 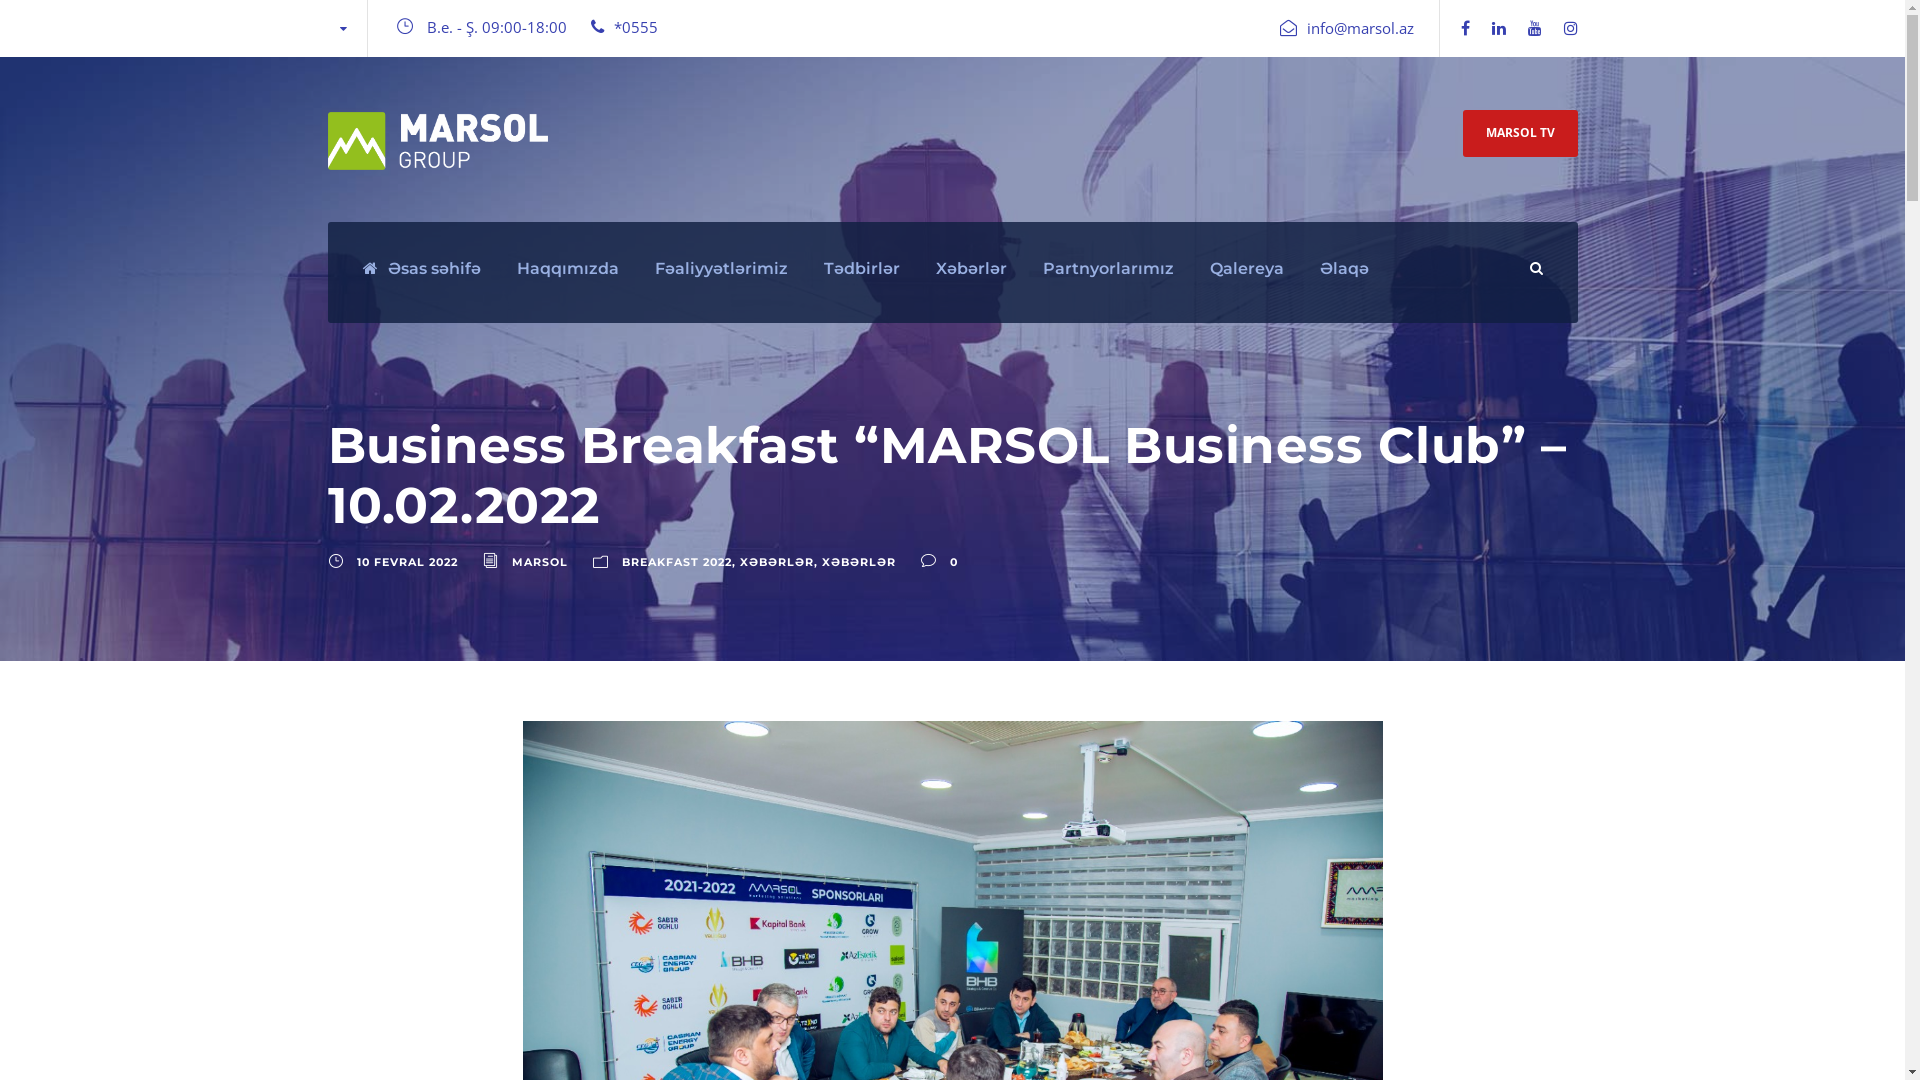 I want to click on 'Qalereya', so click(x=1246, y=289).